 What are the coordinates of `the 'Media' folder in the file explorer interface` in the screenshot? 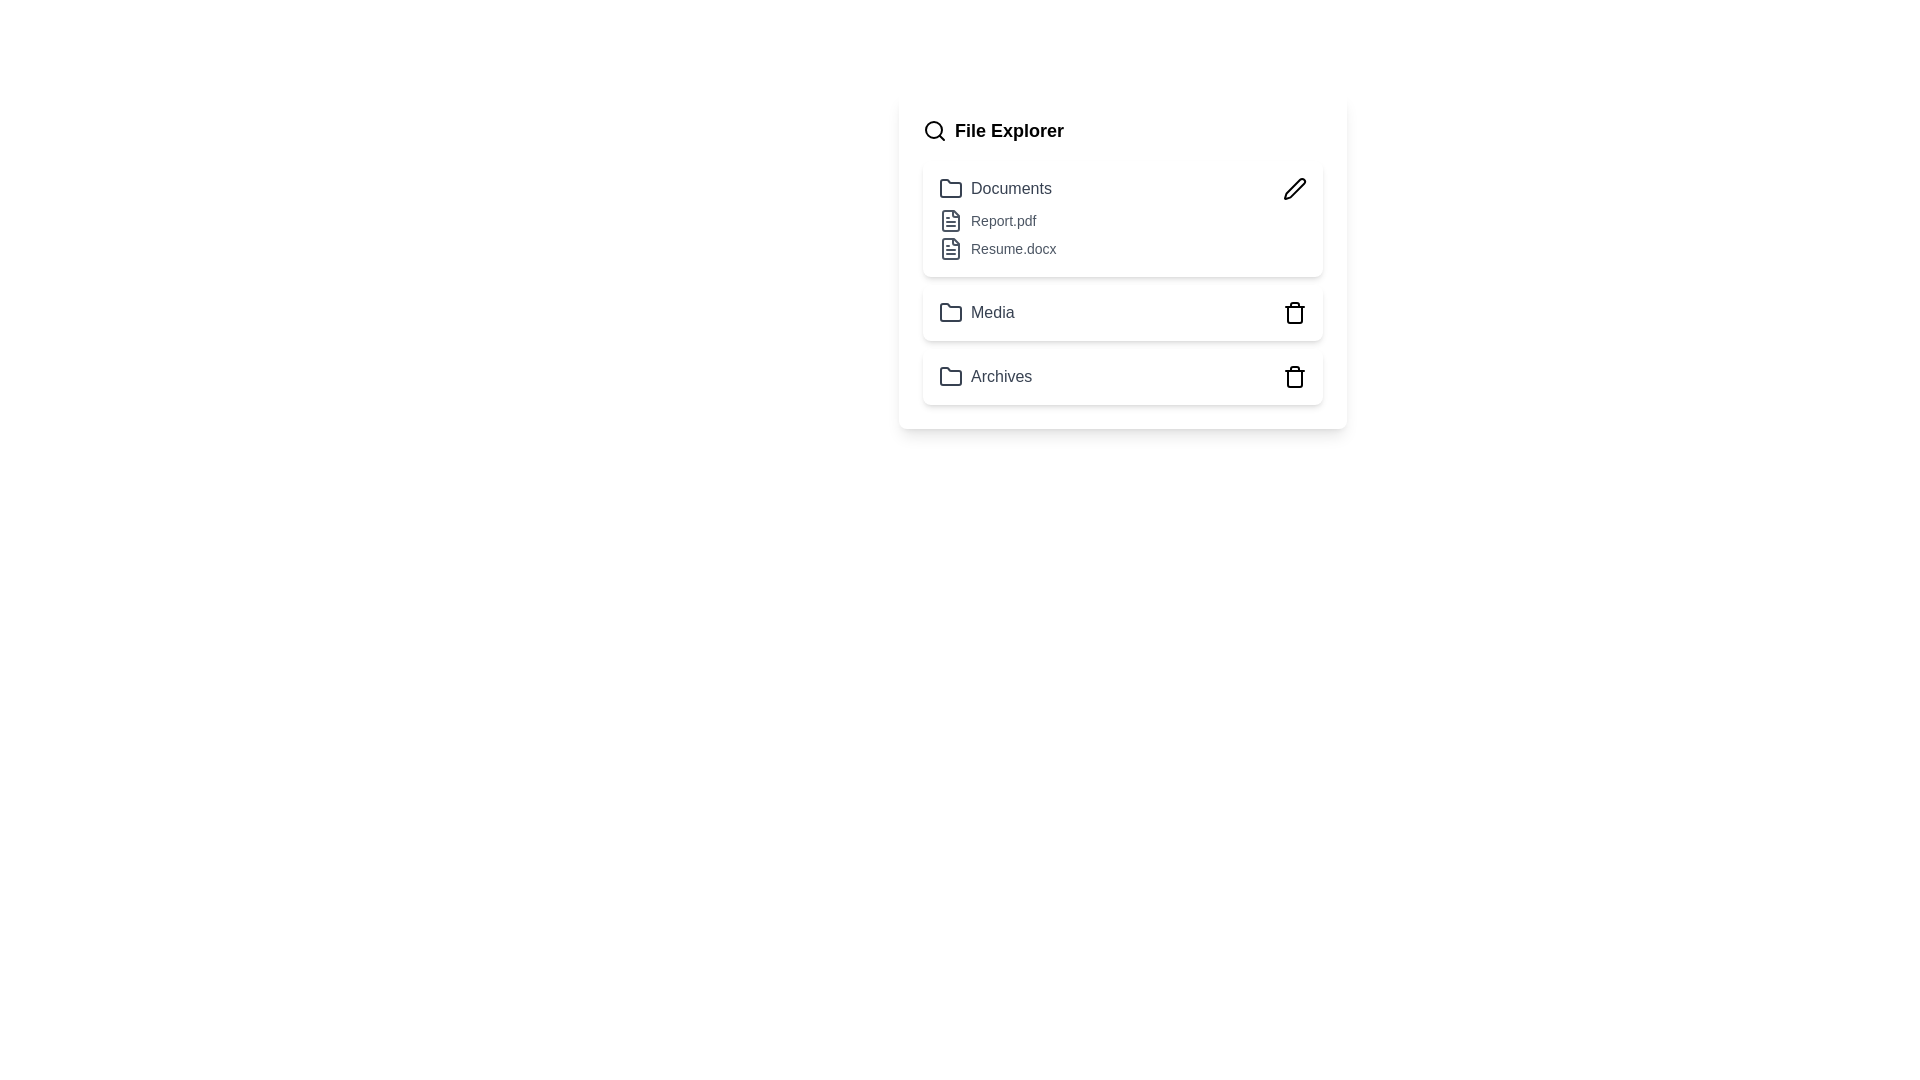 It's located at (1123, 312).